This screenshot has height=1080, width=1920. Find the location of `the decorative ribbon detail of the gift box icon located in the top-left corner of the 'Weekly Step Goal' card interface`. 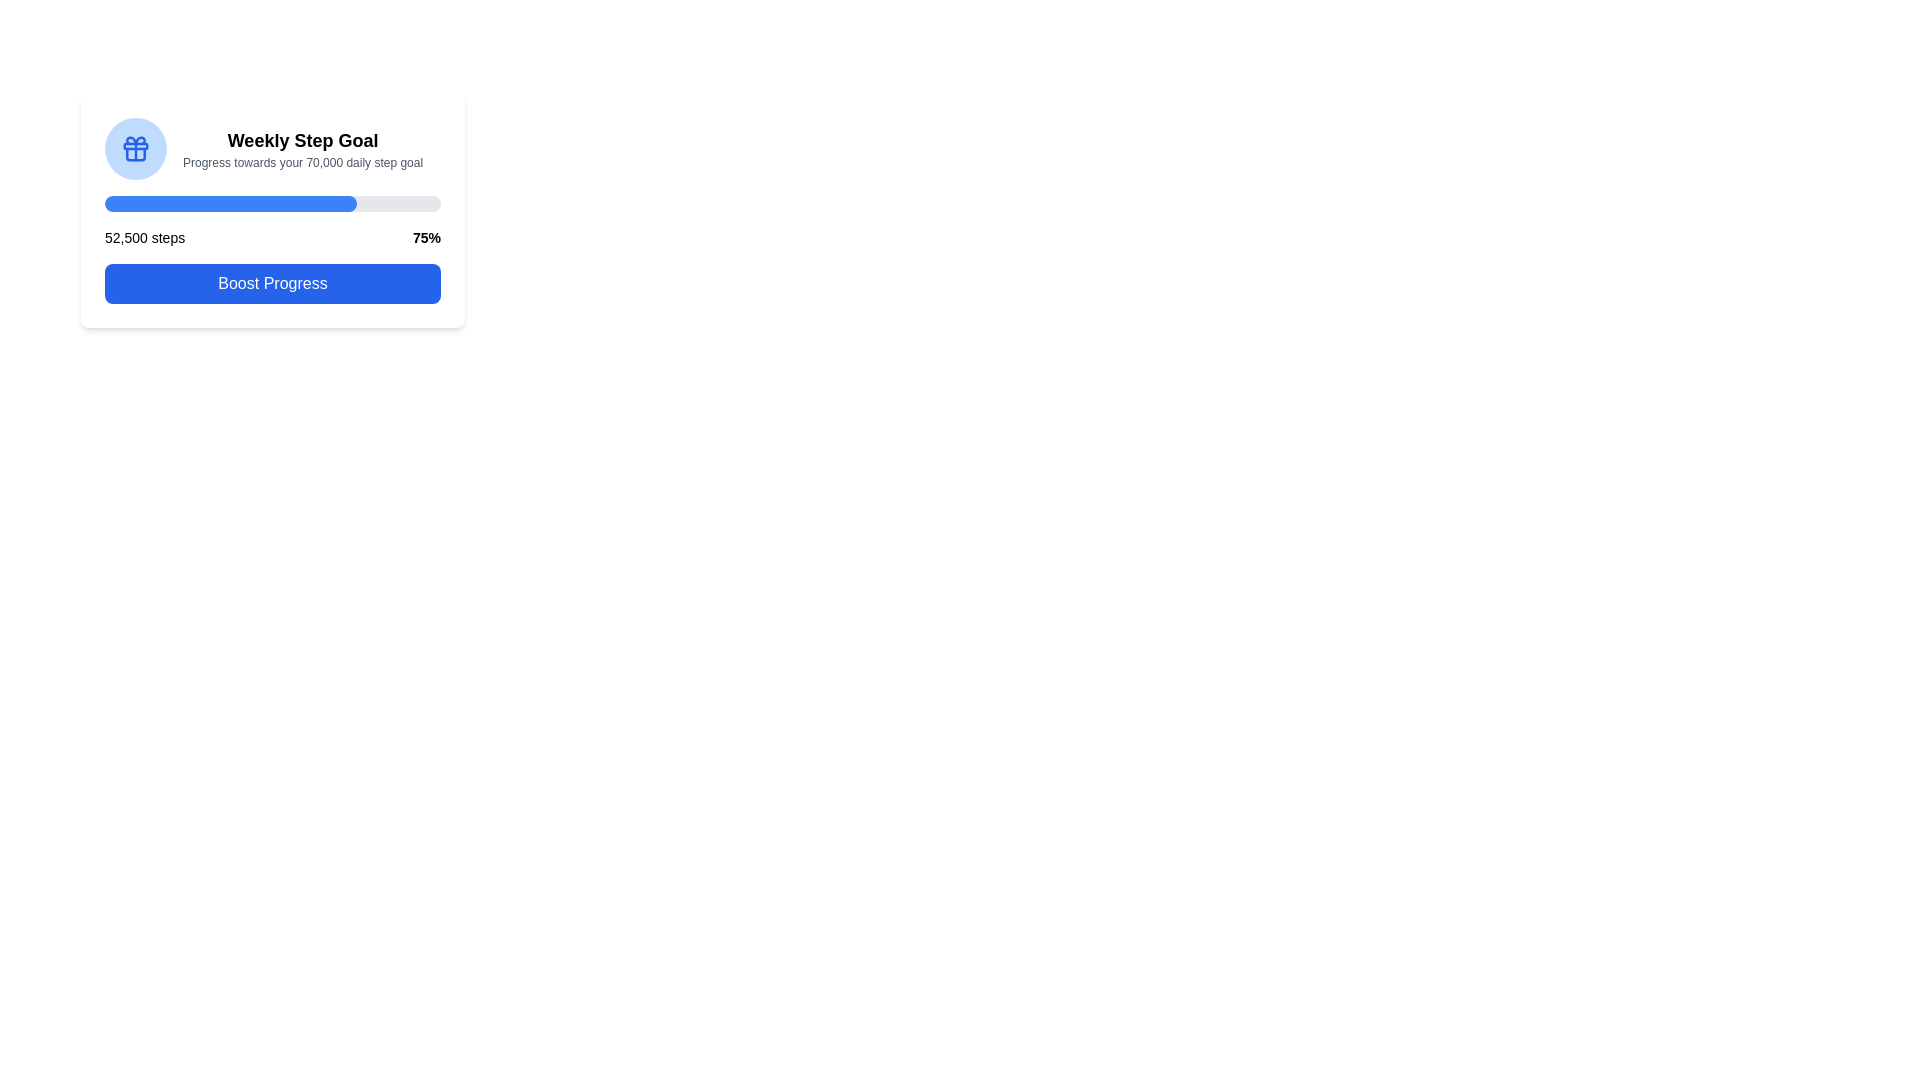

the decorative ribbon detail of the gift box icon located in the top-left corner of the 'Weekly Step Goal' card interface is located at coordinates (134, 138).